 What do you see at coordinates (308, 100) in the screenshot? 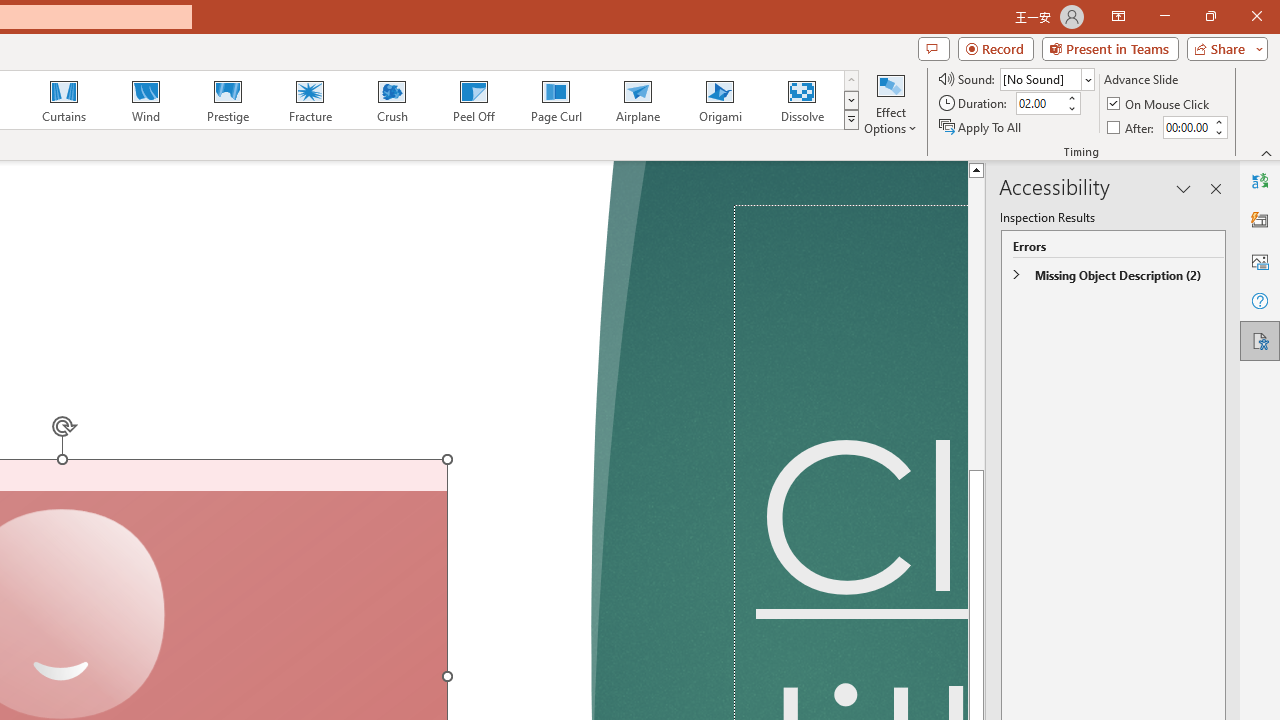
I see `'Fracture'` at bounding box center [308, 100].